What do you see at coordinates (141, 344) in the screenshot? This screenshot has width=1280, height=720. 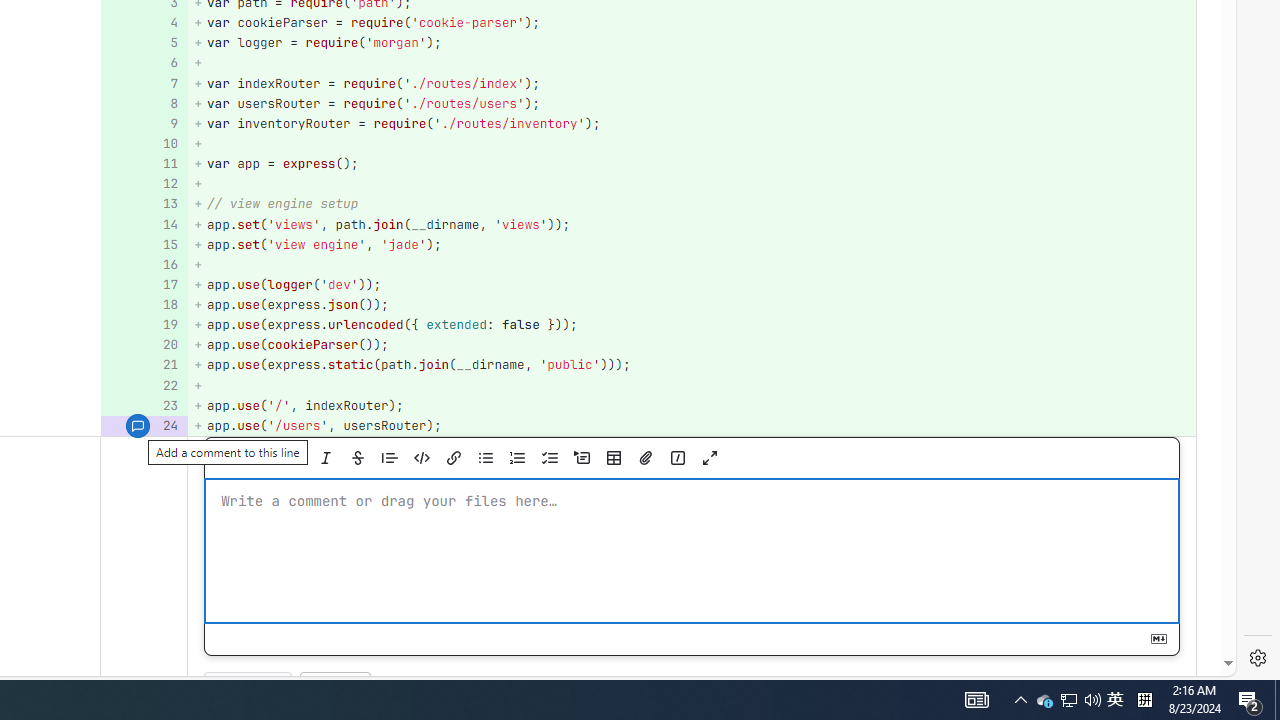 I see `'20'` at bounding box center [141, 344].